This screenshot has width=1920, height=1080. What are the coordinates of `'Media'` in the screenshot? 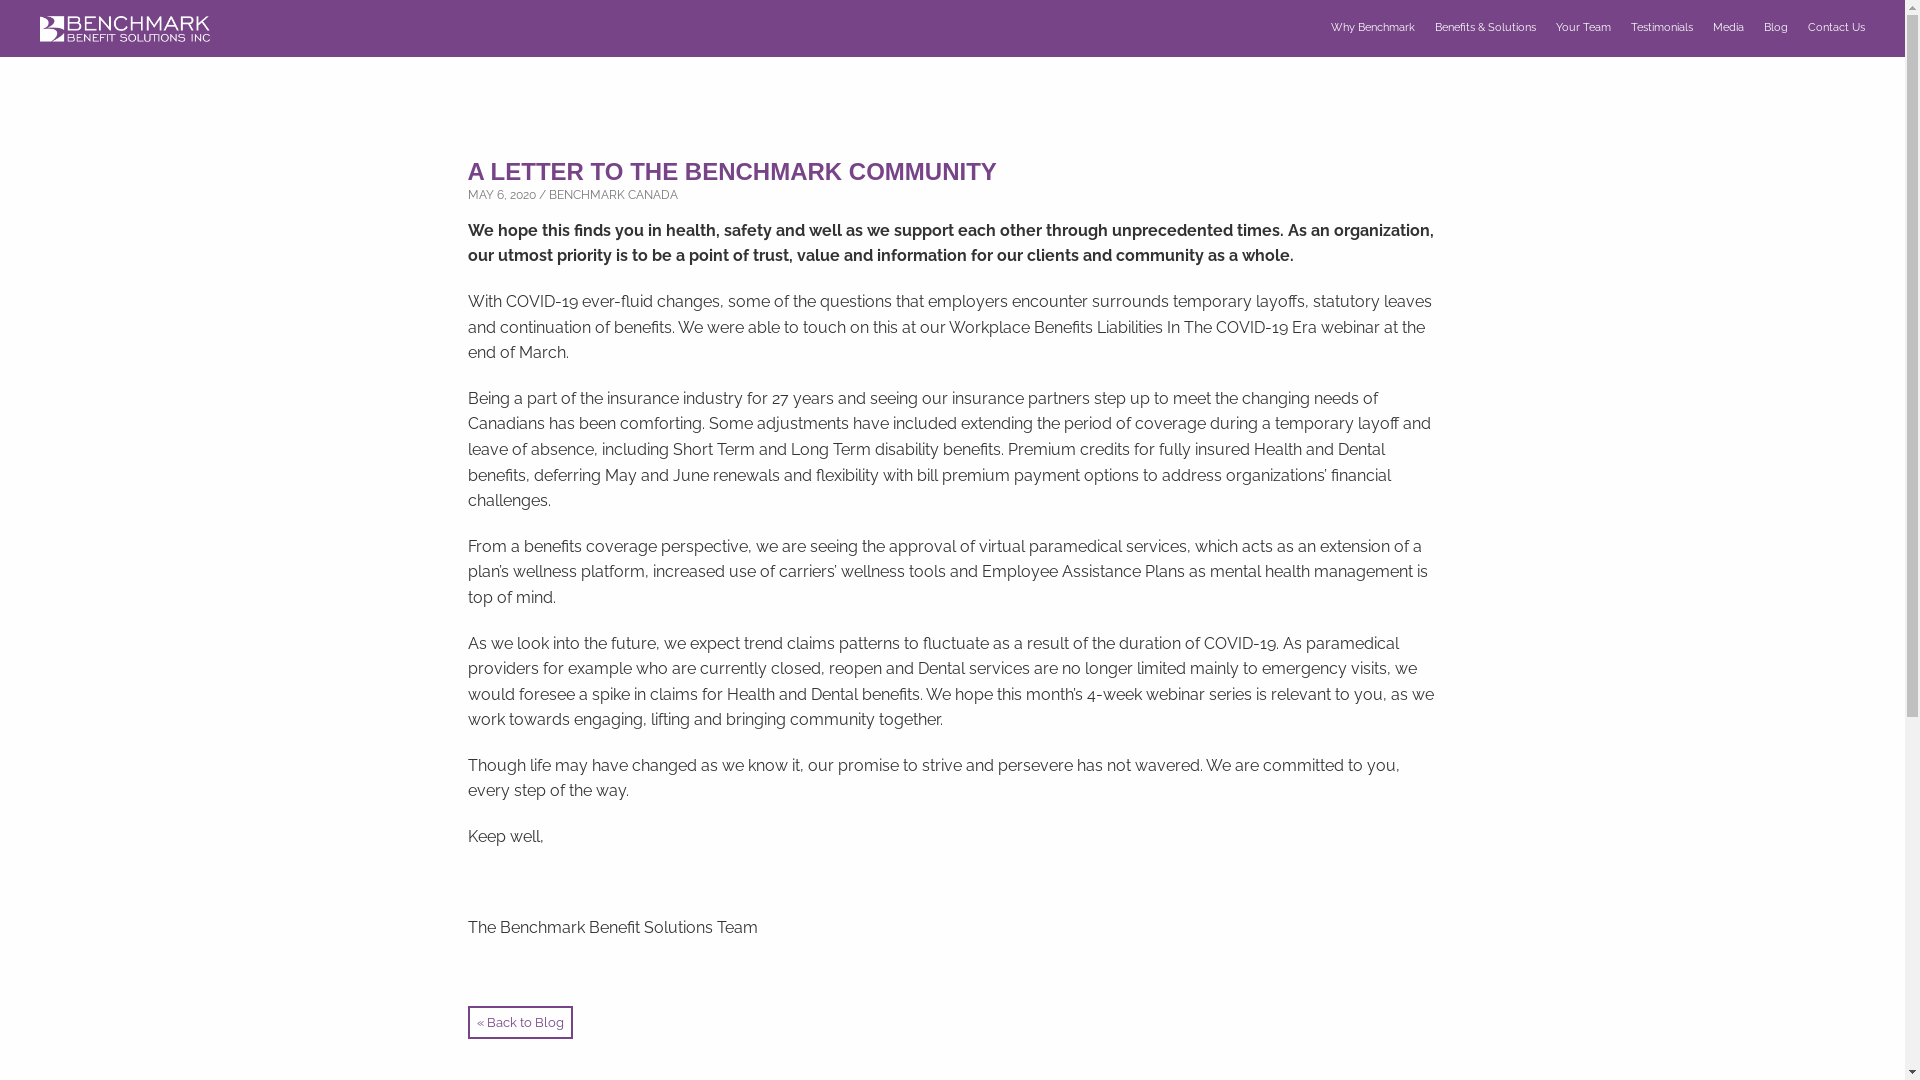 It's located at (1727, 27).